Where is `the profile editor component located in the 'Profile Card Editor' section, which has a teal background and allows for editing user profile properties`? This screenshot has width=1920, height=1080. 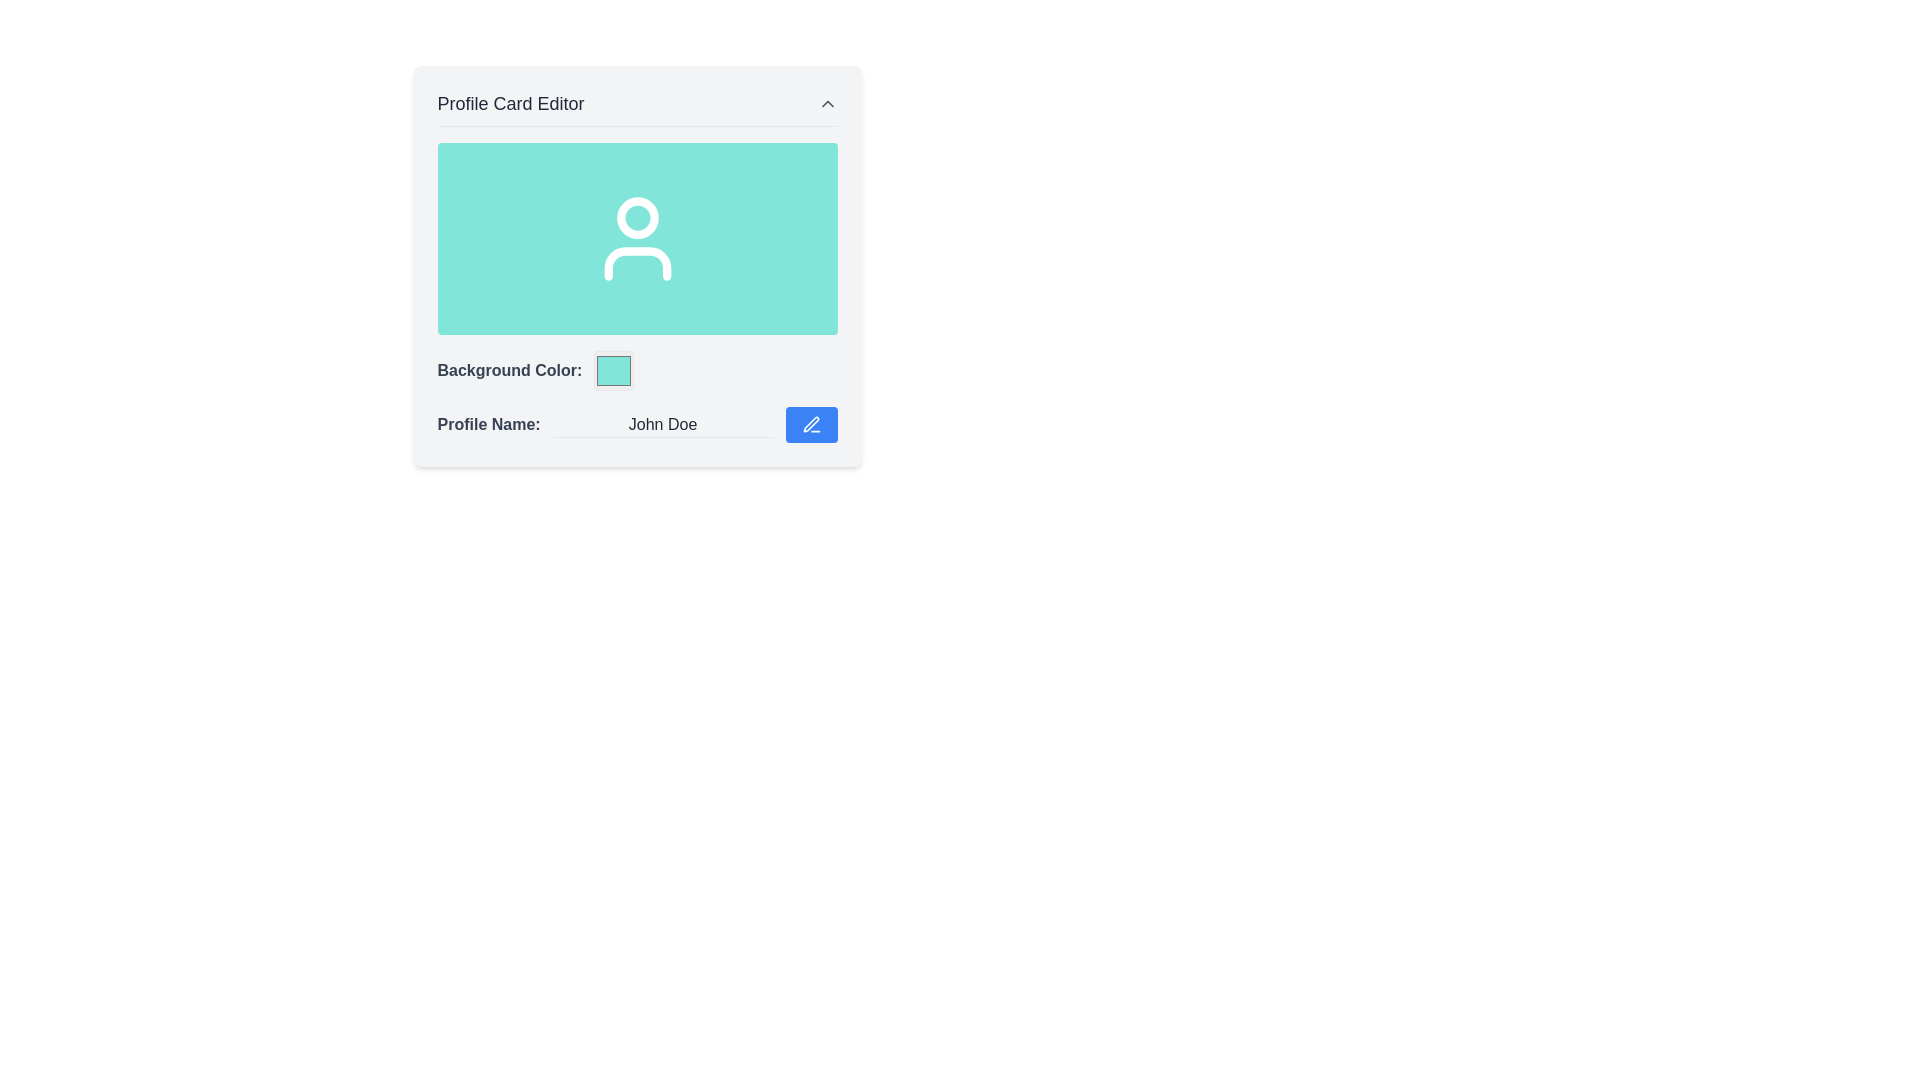 the profile editor component located in the 'Profile Card Editor' section, which has a teal background and allows for editing user profile properties is located at coordinates (636, 293).